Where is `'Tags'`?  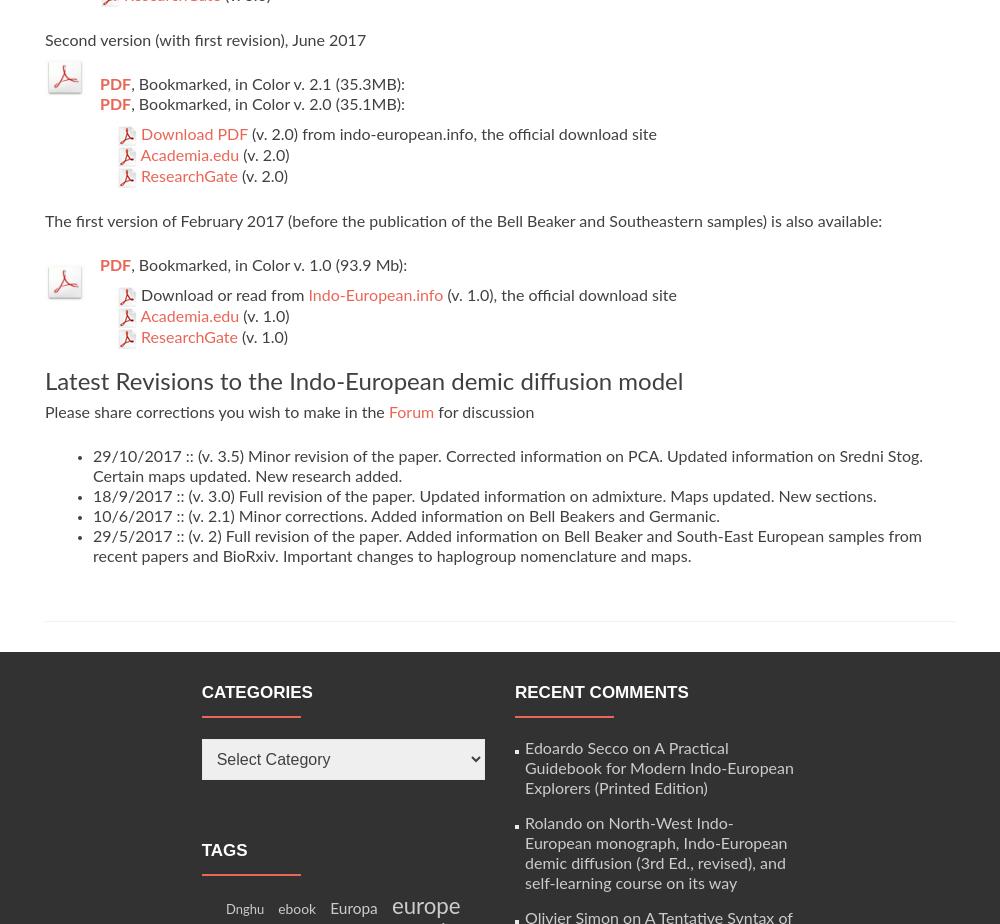 'Tags' is located at coordinates (223, 849).